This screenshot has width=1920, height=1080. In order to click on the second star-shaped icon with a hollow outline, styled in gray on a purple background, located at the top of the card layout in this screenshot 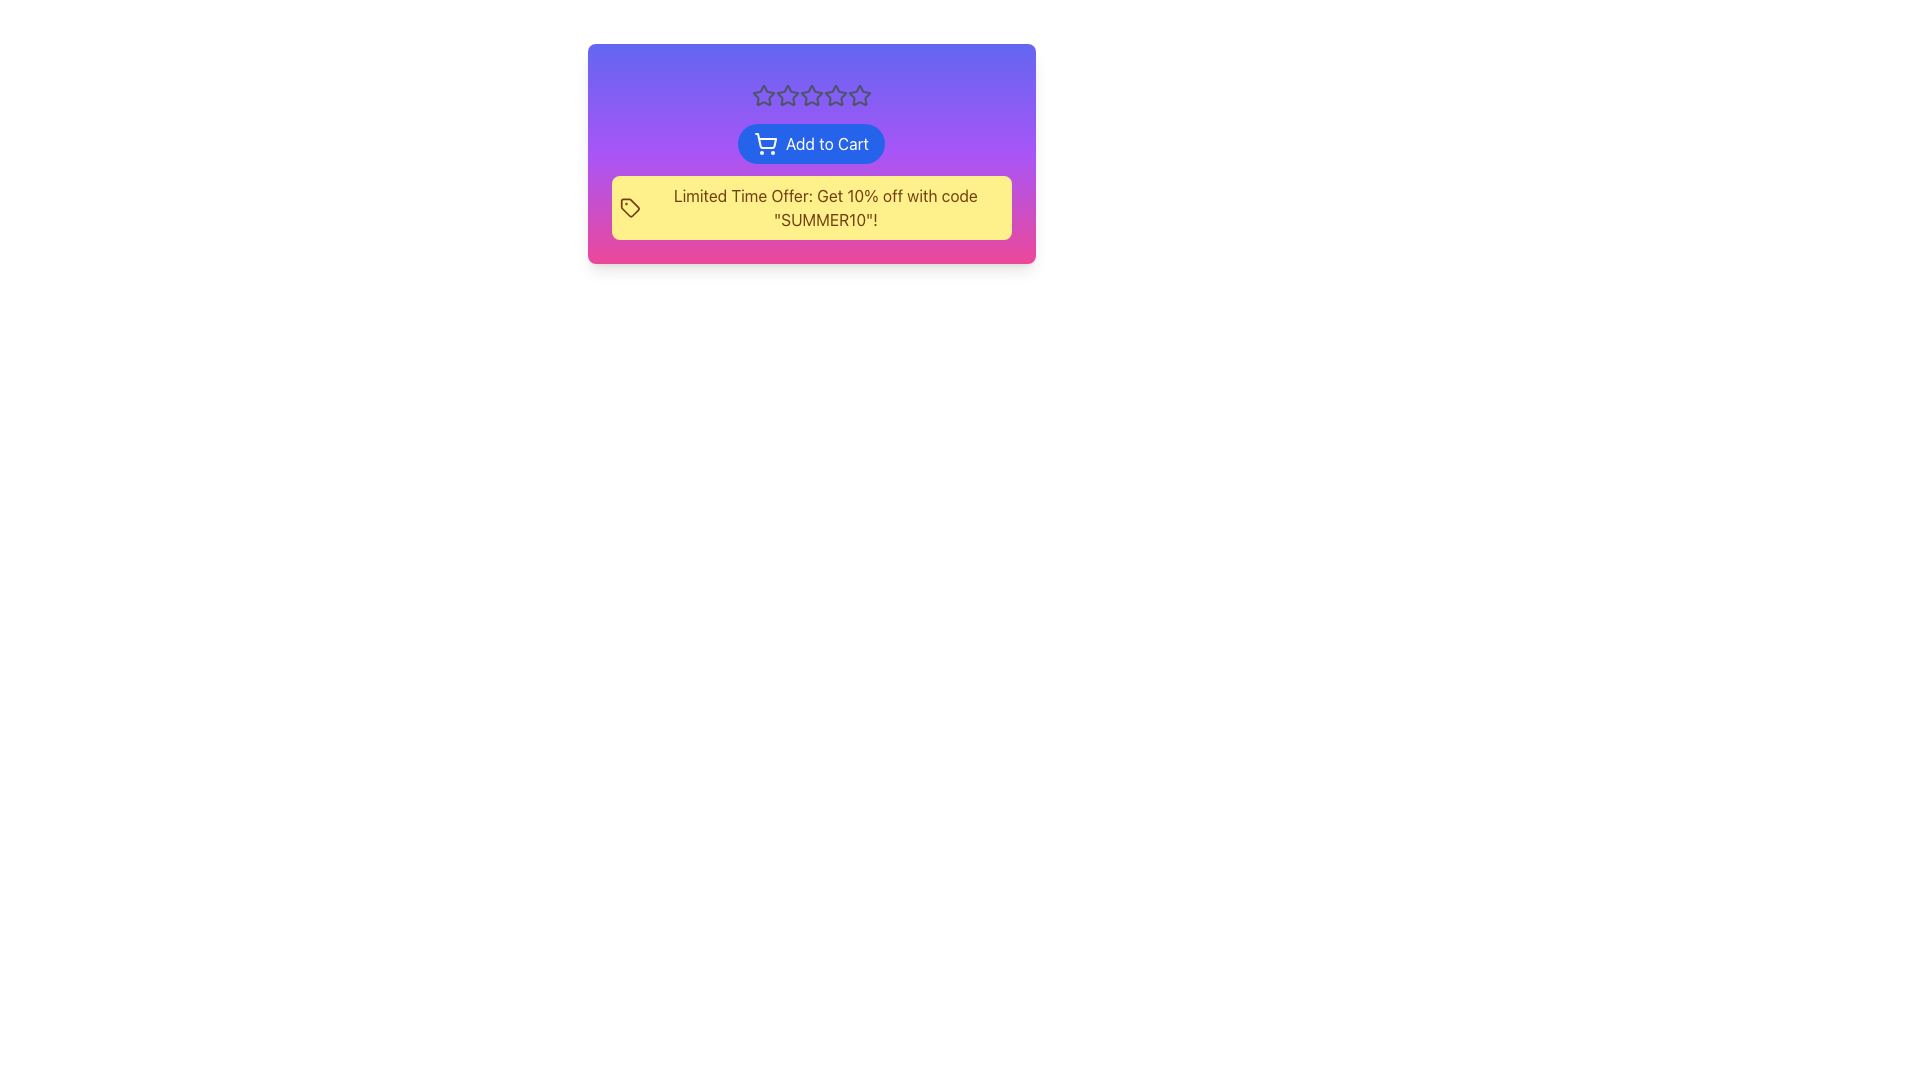, I will do `click(811, 95)`.